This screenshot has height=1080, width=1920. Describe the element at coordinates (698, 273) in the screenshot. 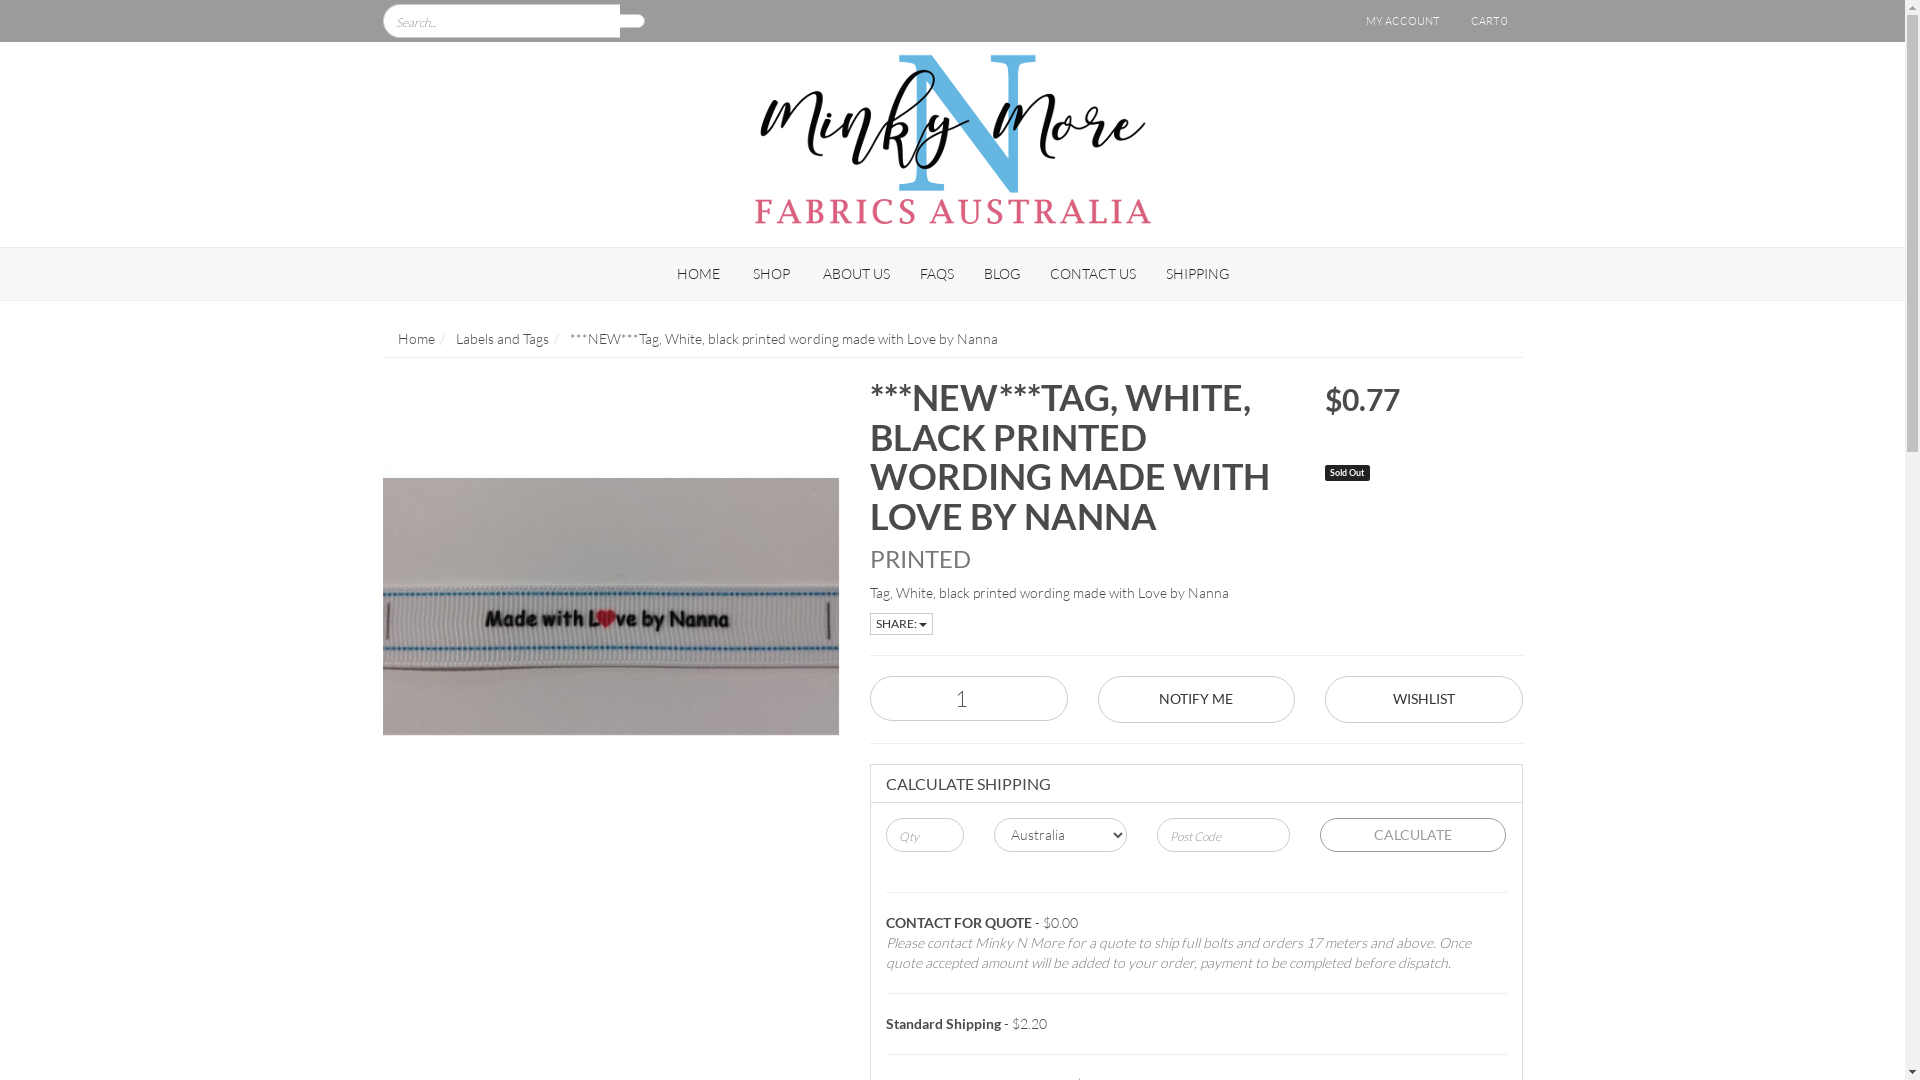

I see `'HOME'` at that location.